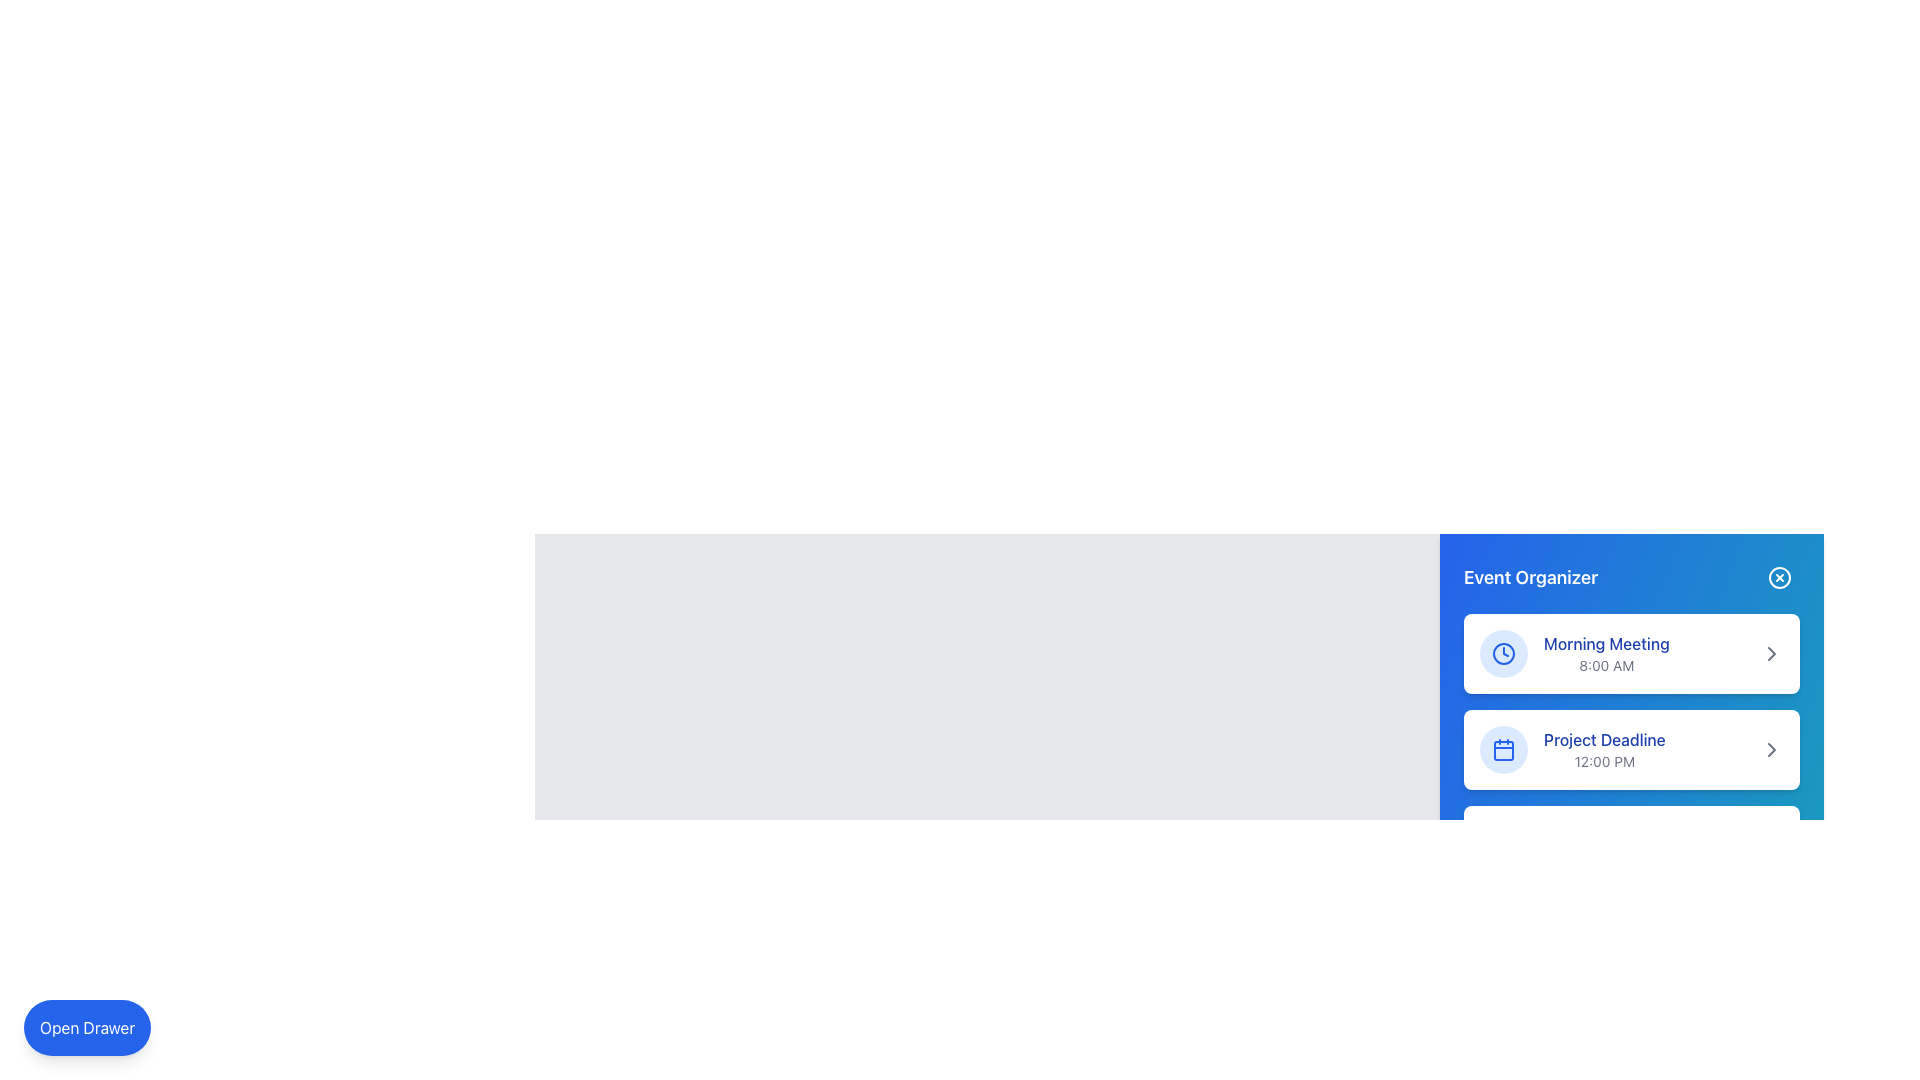  What do you see at coordinates (1604, 749) in the screenshot?
I see `the static text component displaying 'Project Deadline' with the subtitle '12:00 PM' located in the second row of the 'Event Organizer' panel, beneath the 'Morning Meeting' card` at bounding box center [1604, 749].